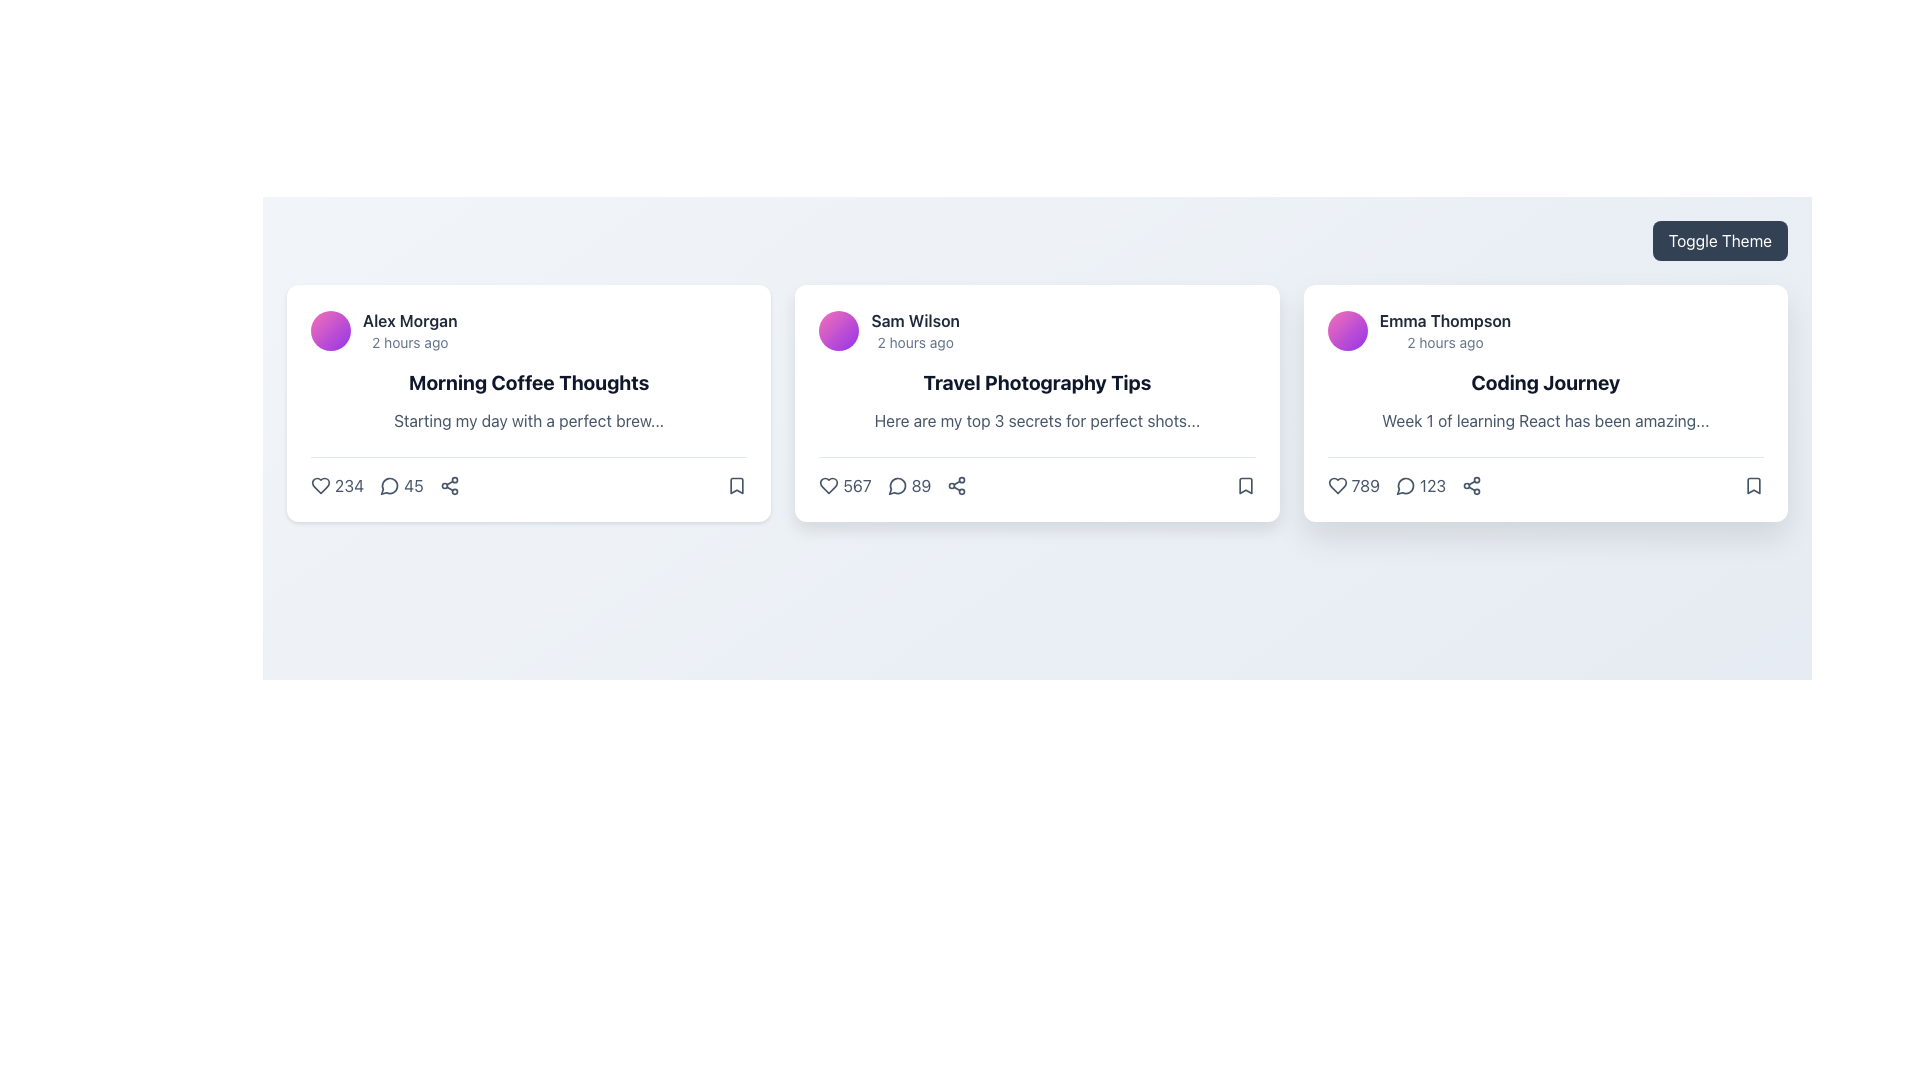 The height and width of the screenshot is (1080, 1920). What do you see at coordinates (914, 342) in the screenshot?
I see `the text label displaying '2 hours ago' located below 'Sam Wilson' in the second column of the card for 'Sam Wilson'` at bounding box center [914, 342].